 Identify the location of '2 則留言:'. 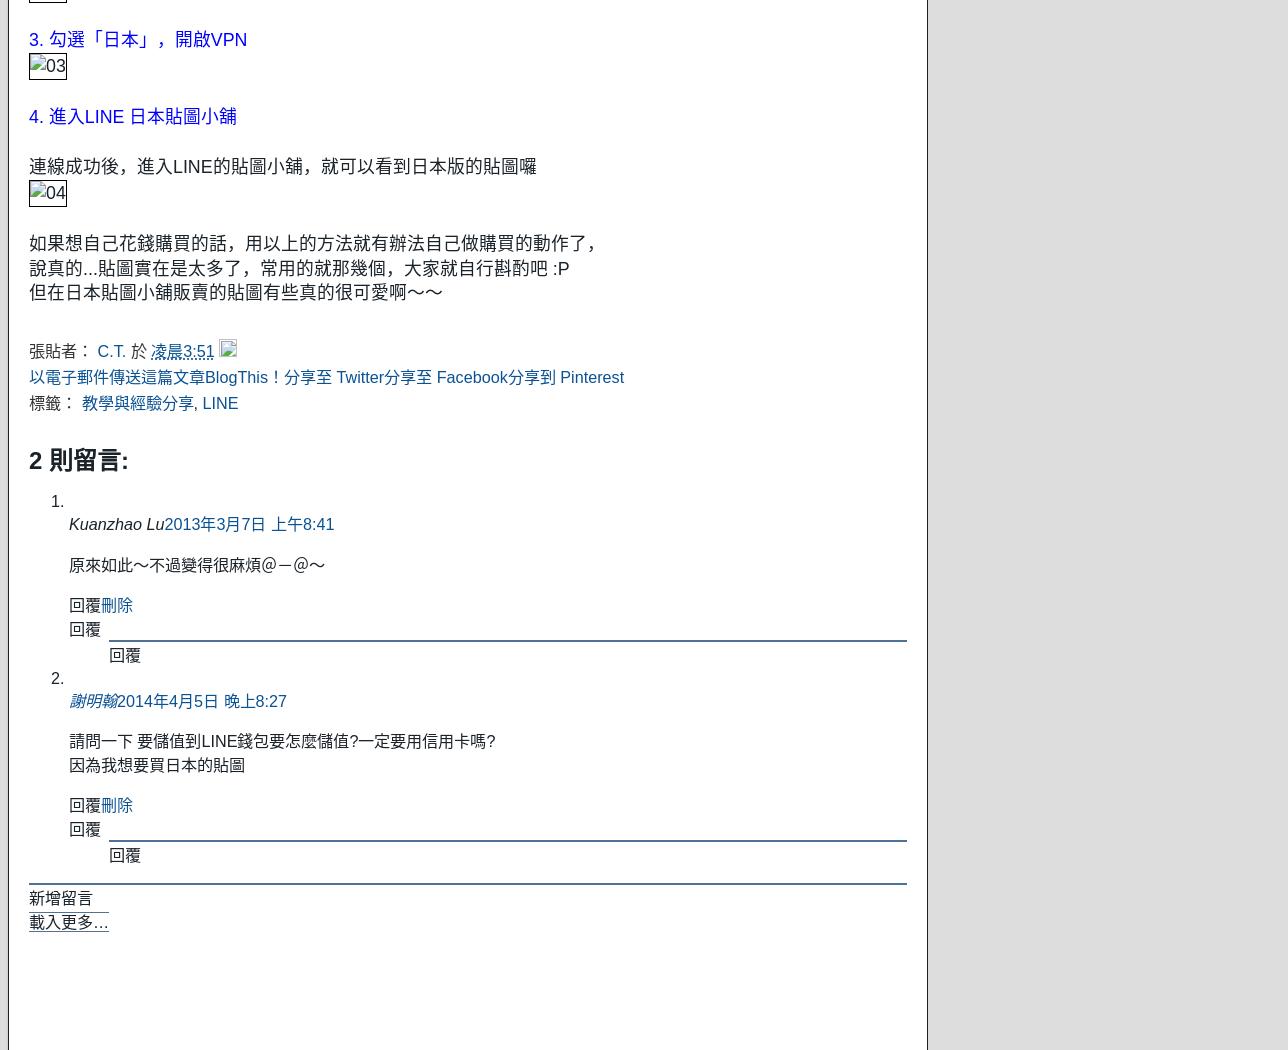
(28, 460).